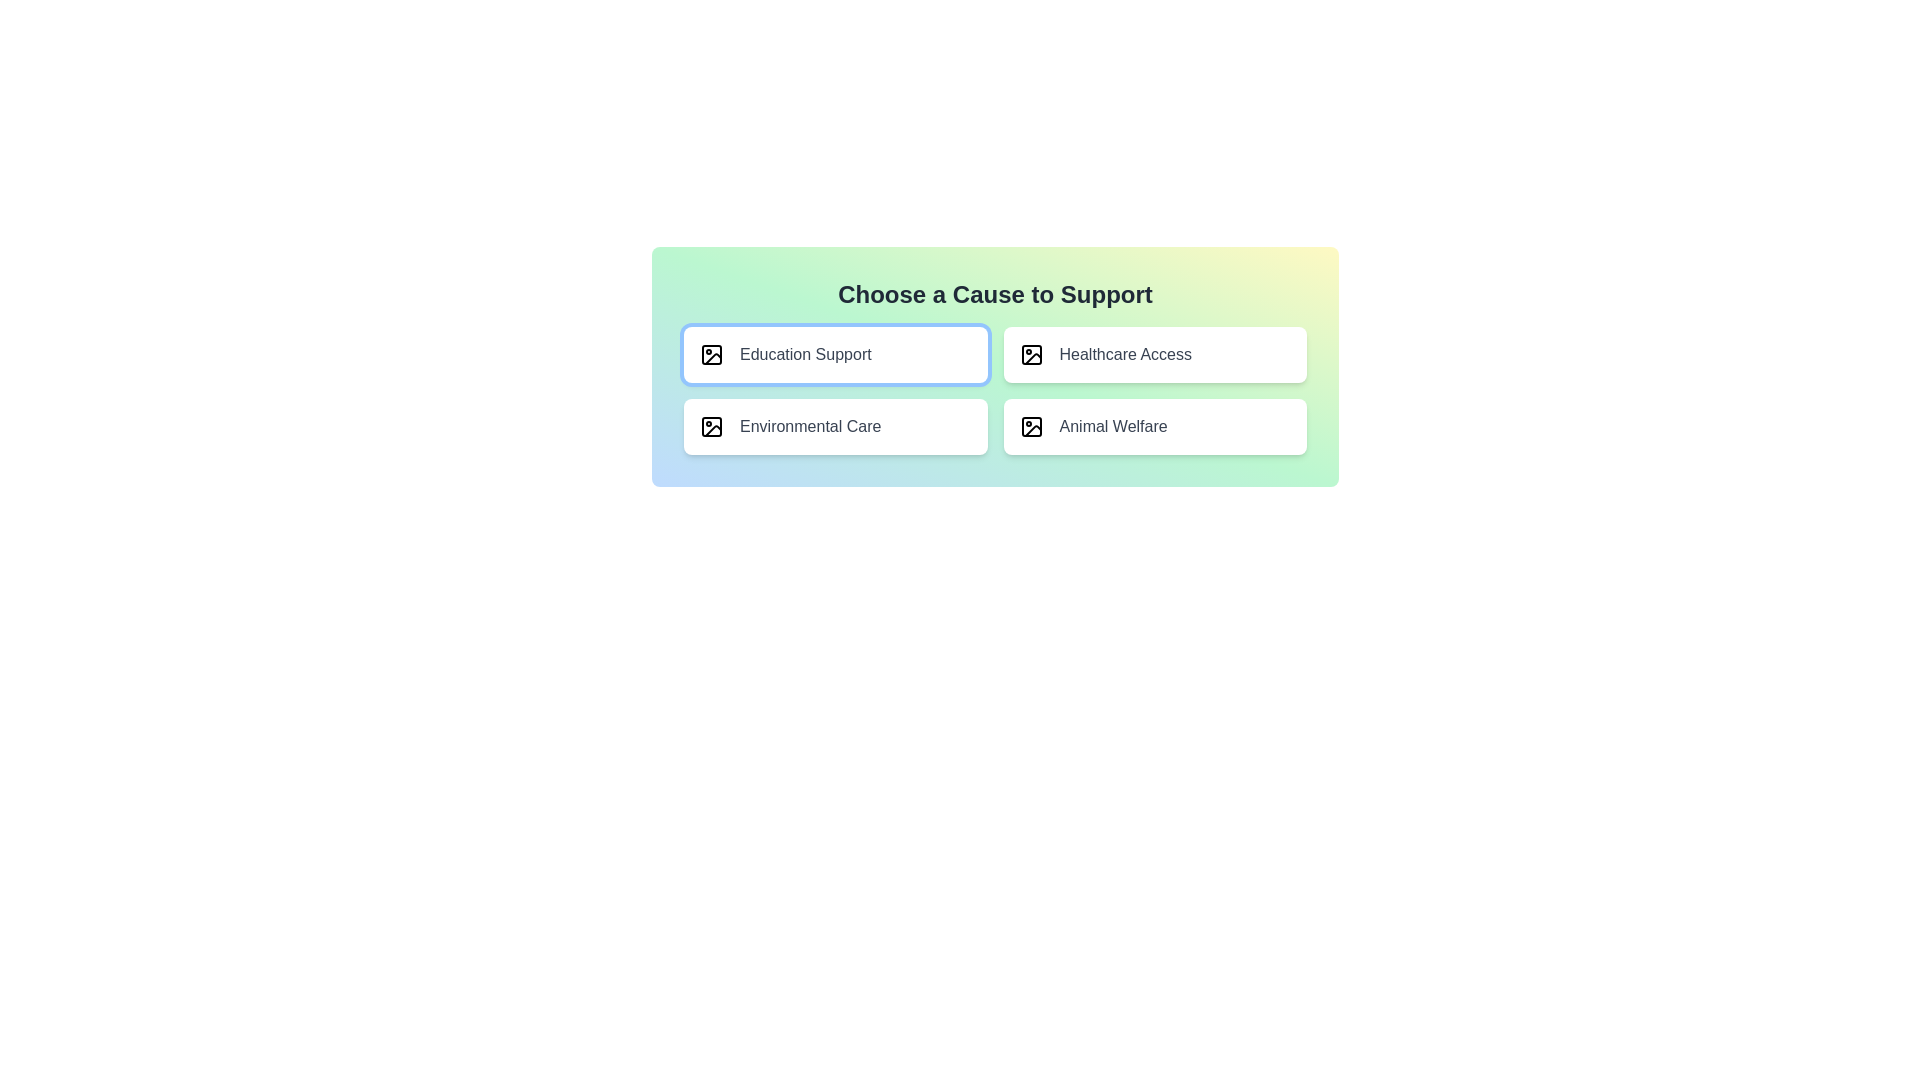  I want to click on the second interactive list item with icon and text for 'Healthcare Access', so click(1104, 353).